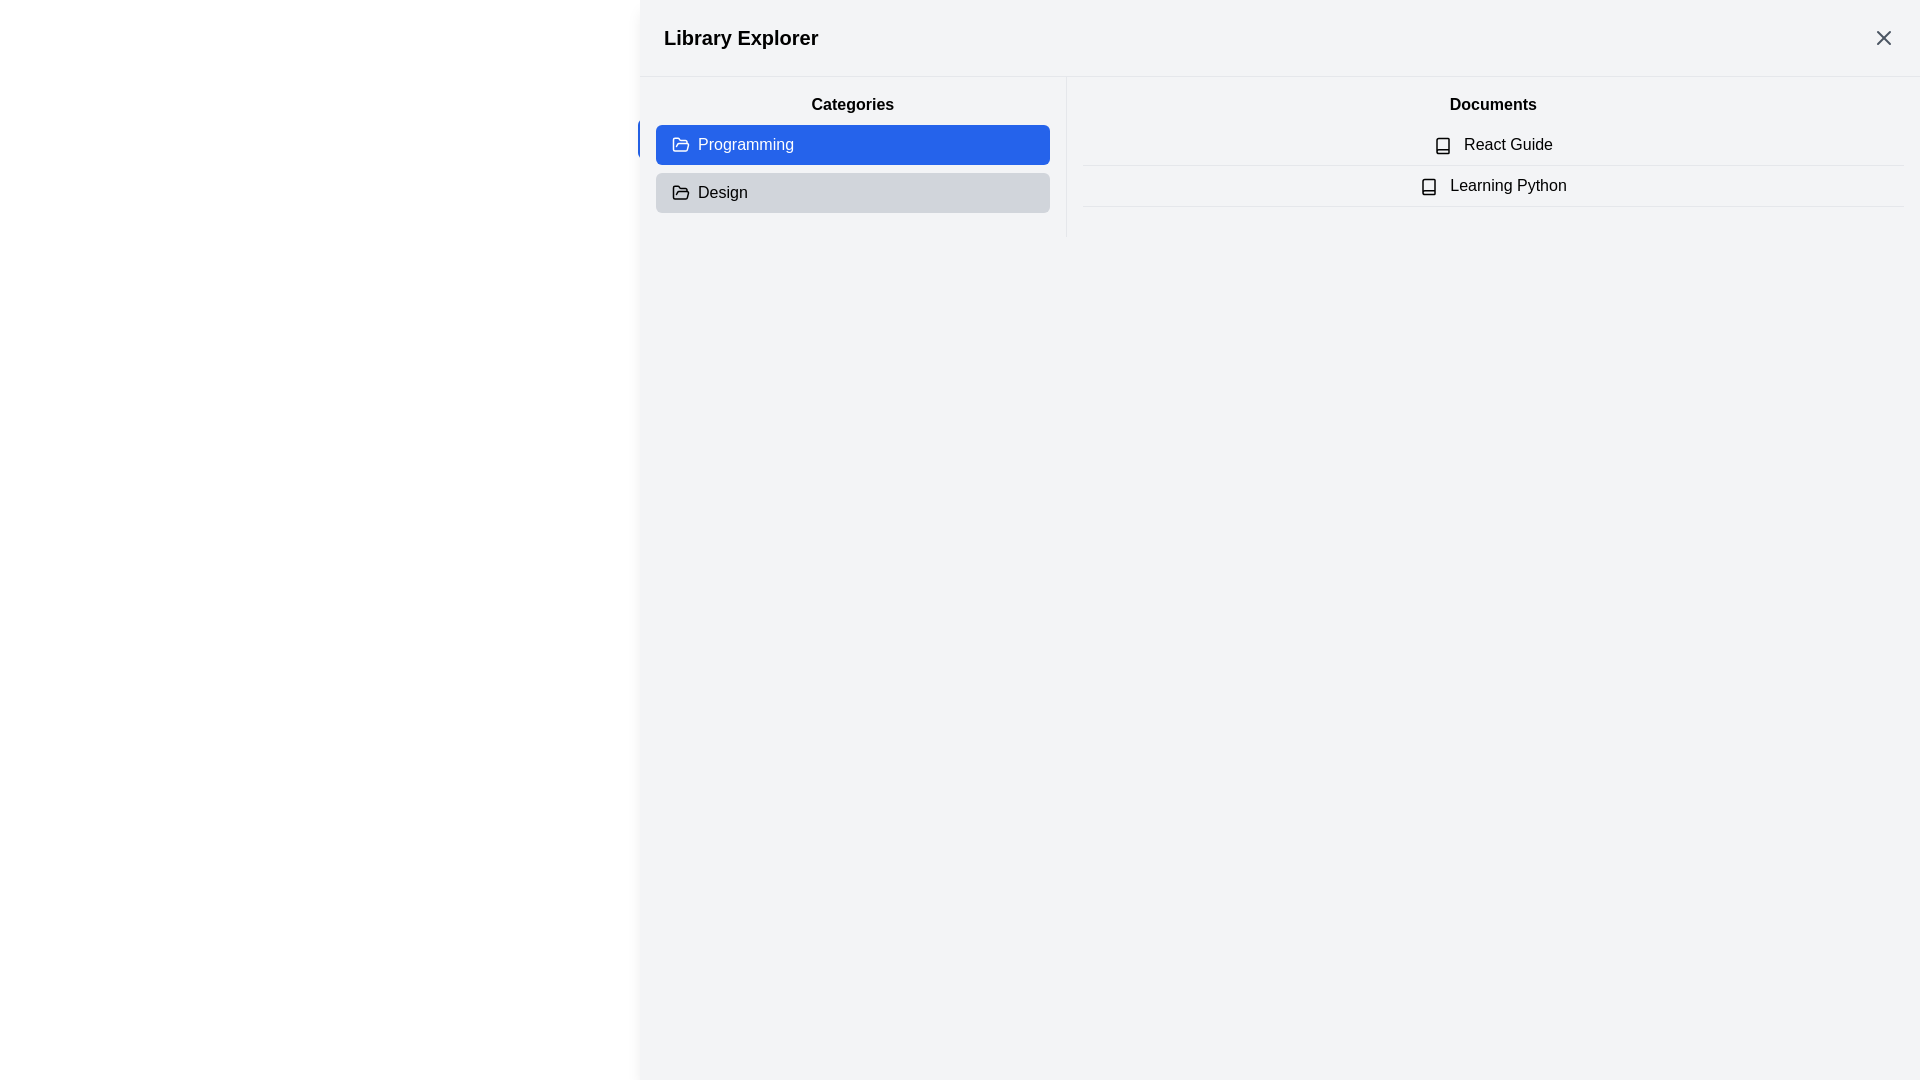  Describe the element at coordinates (1427, 186) in the screenshot. I see `the small open book icon adjacent to the text 'Learning Python' in the 'Documents' section` at that location.